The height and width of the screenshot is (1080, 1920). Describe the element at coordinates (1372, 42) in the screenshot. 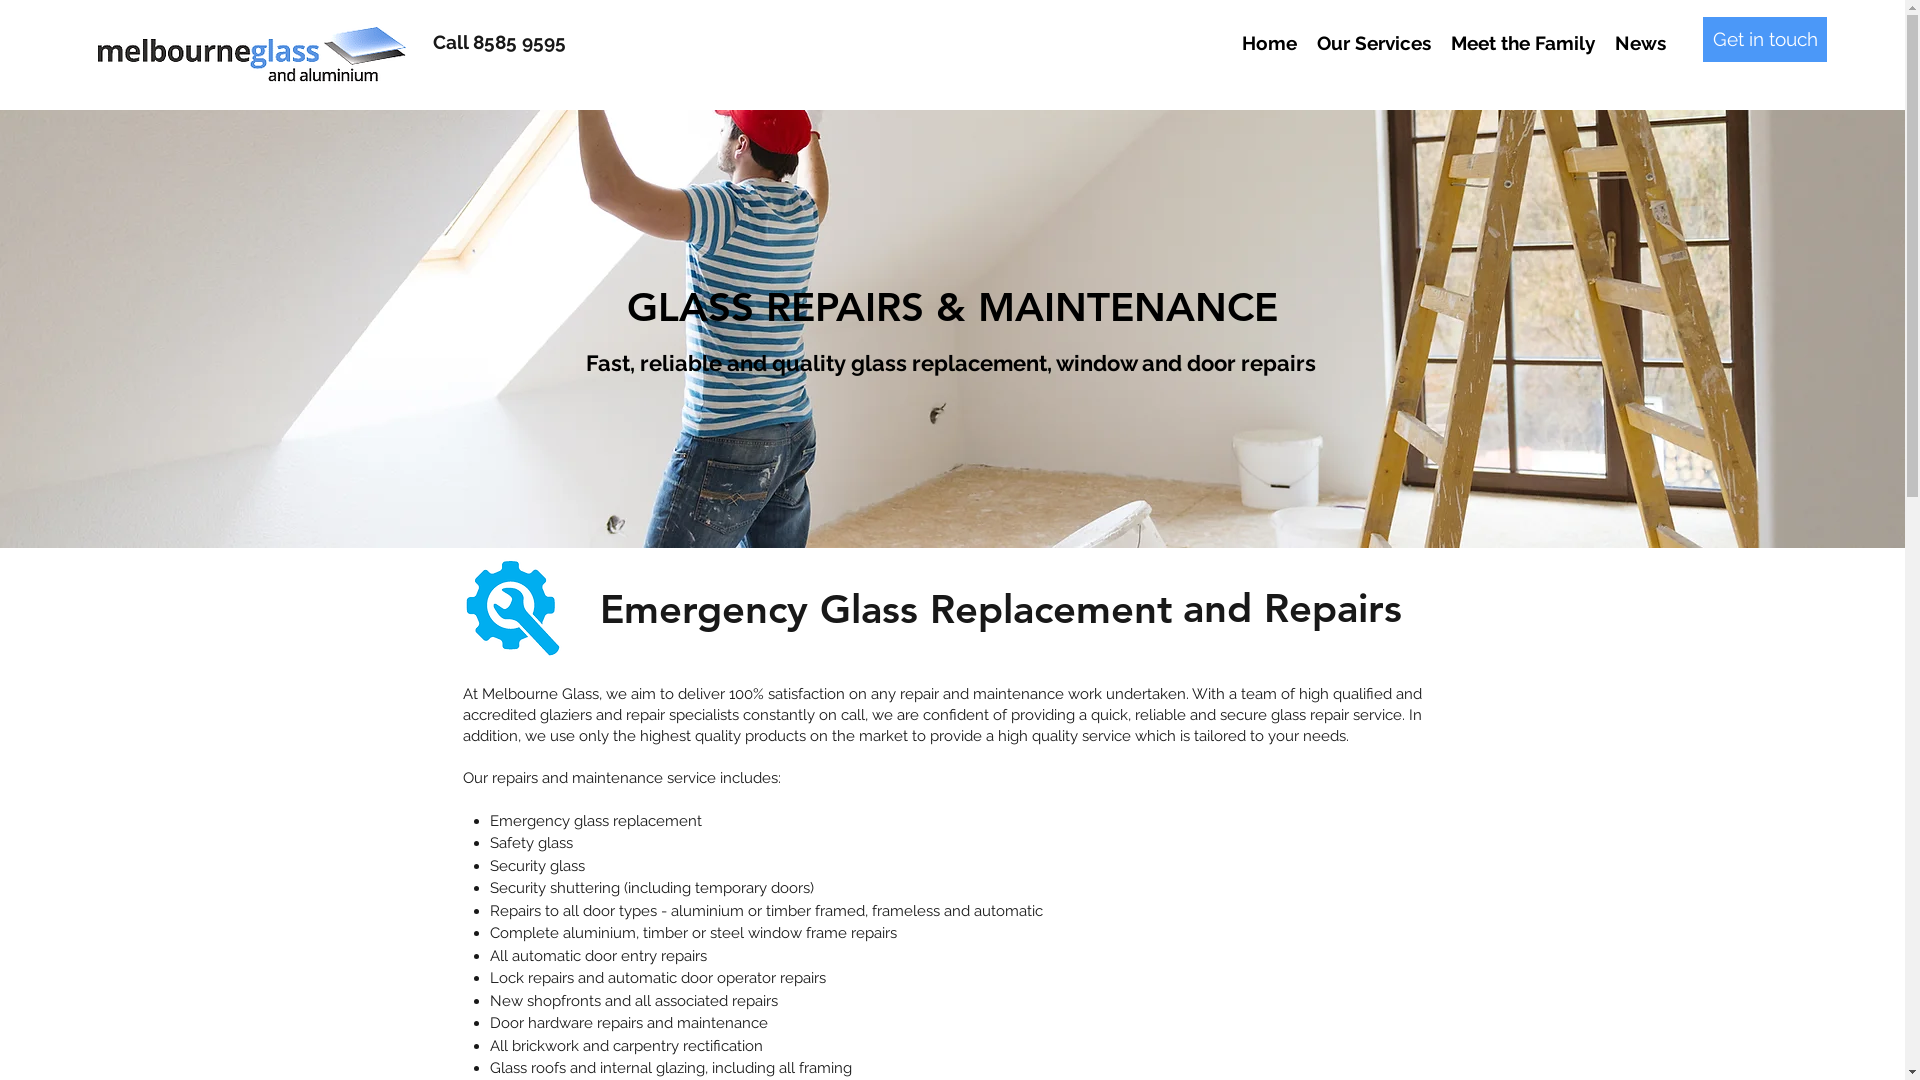

I see `'Our Services'` at that location.